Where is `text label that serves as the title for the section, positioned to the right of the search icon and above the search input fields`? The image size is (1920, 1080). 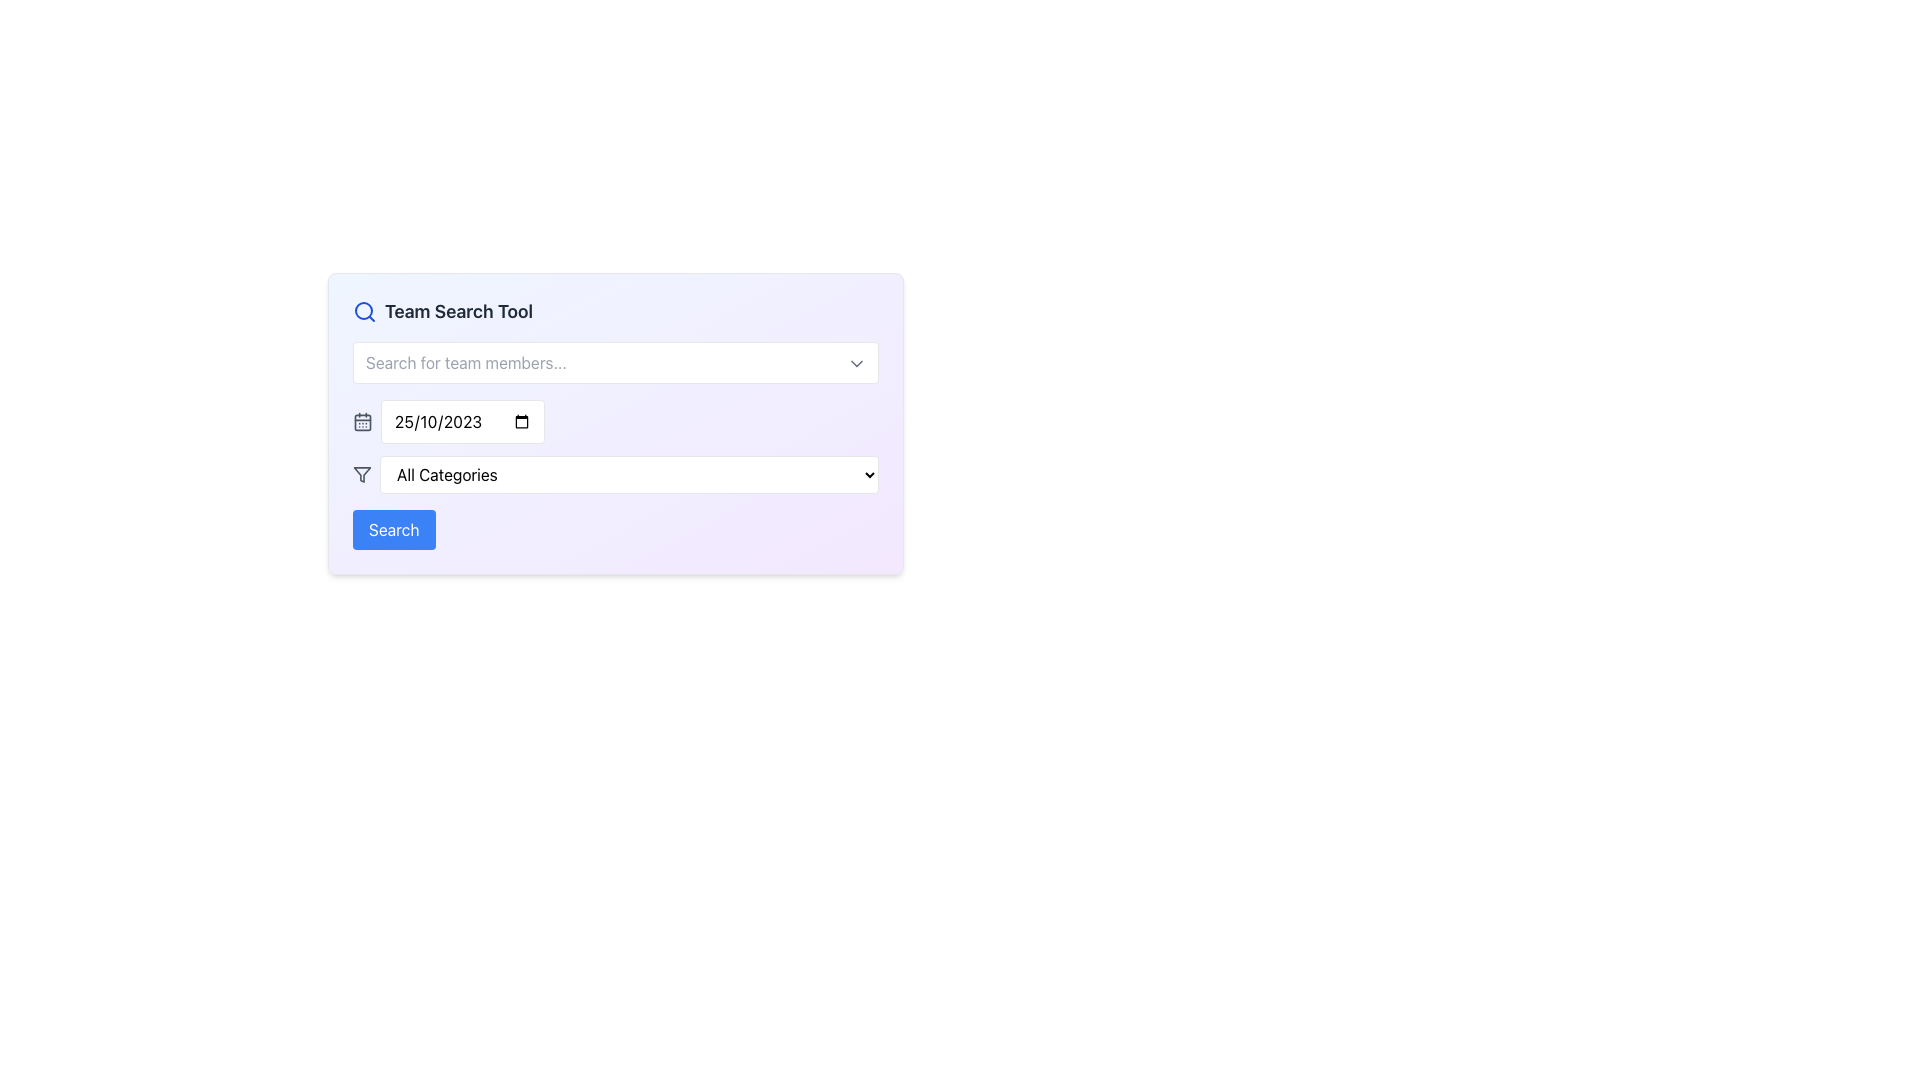
text label that serves as the title for the section, positioned to the right of the search icon and above the search input fields is located at coordinates (458, 312).